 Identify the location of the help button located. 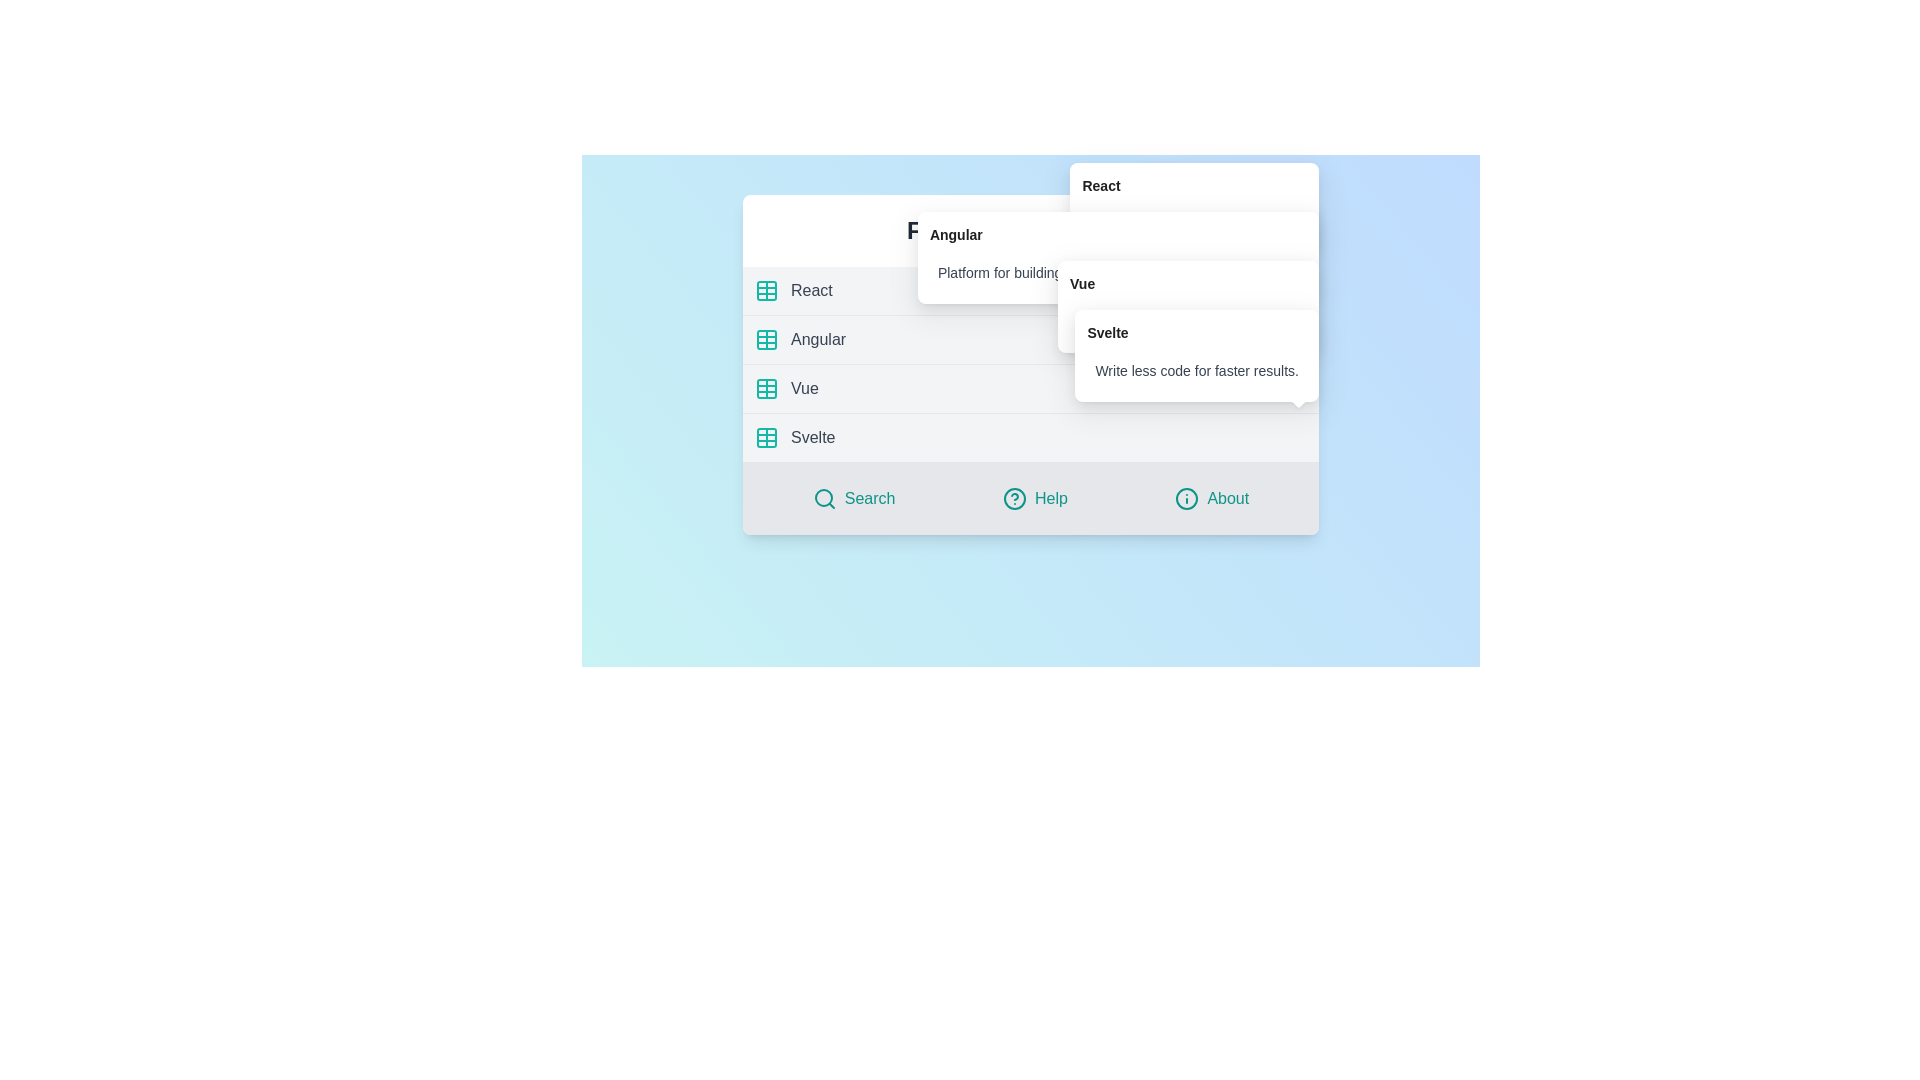
(1035, 497).